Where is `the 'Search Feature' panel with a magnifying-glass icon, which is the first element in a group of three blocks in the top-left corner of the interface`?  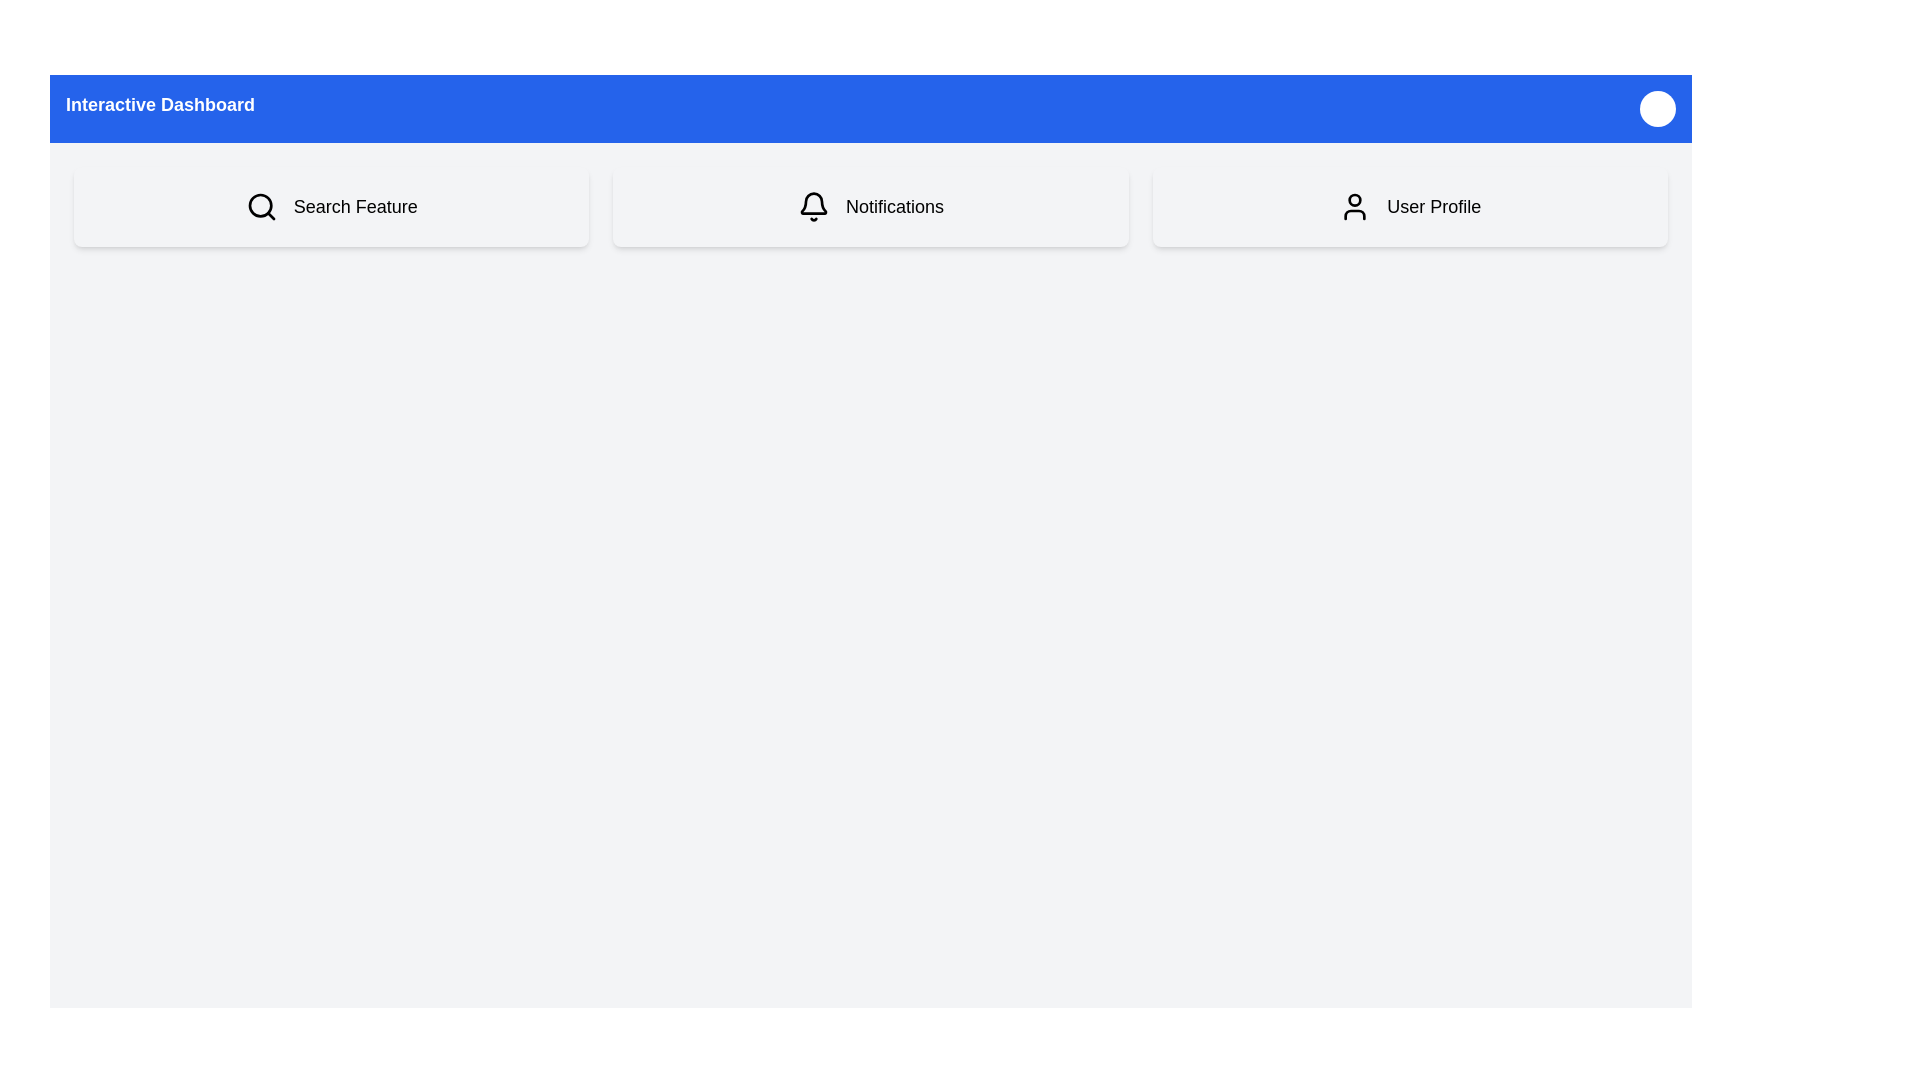
the 'Search Feature' panel with a magnifying-glass icon, which is the first element in a group of three blocks in the top-left corner of the interface is located at coordinates (331, 207).